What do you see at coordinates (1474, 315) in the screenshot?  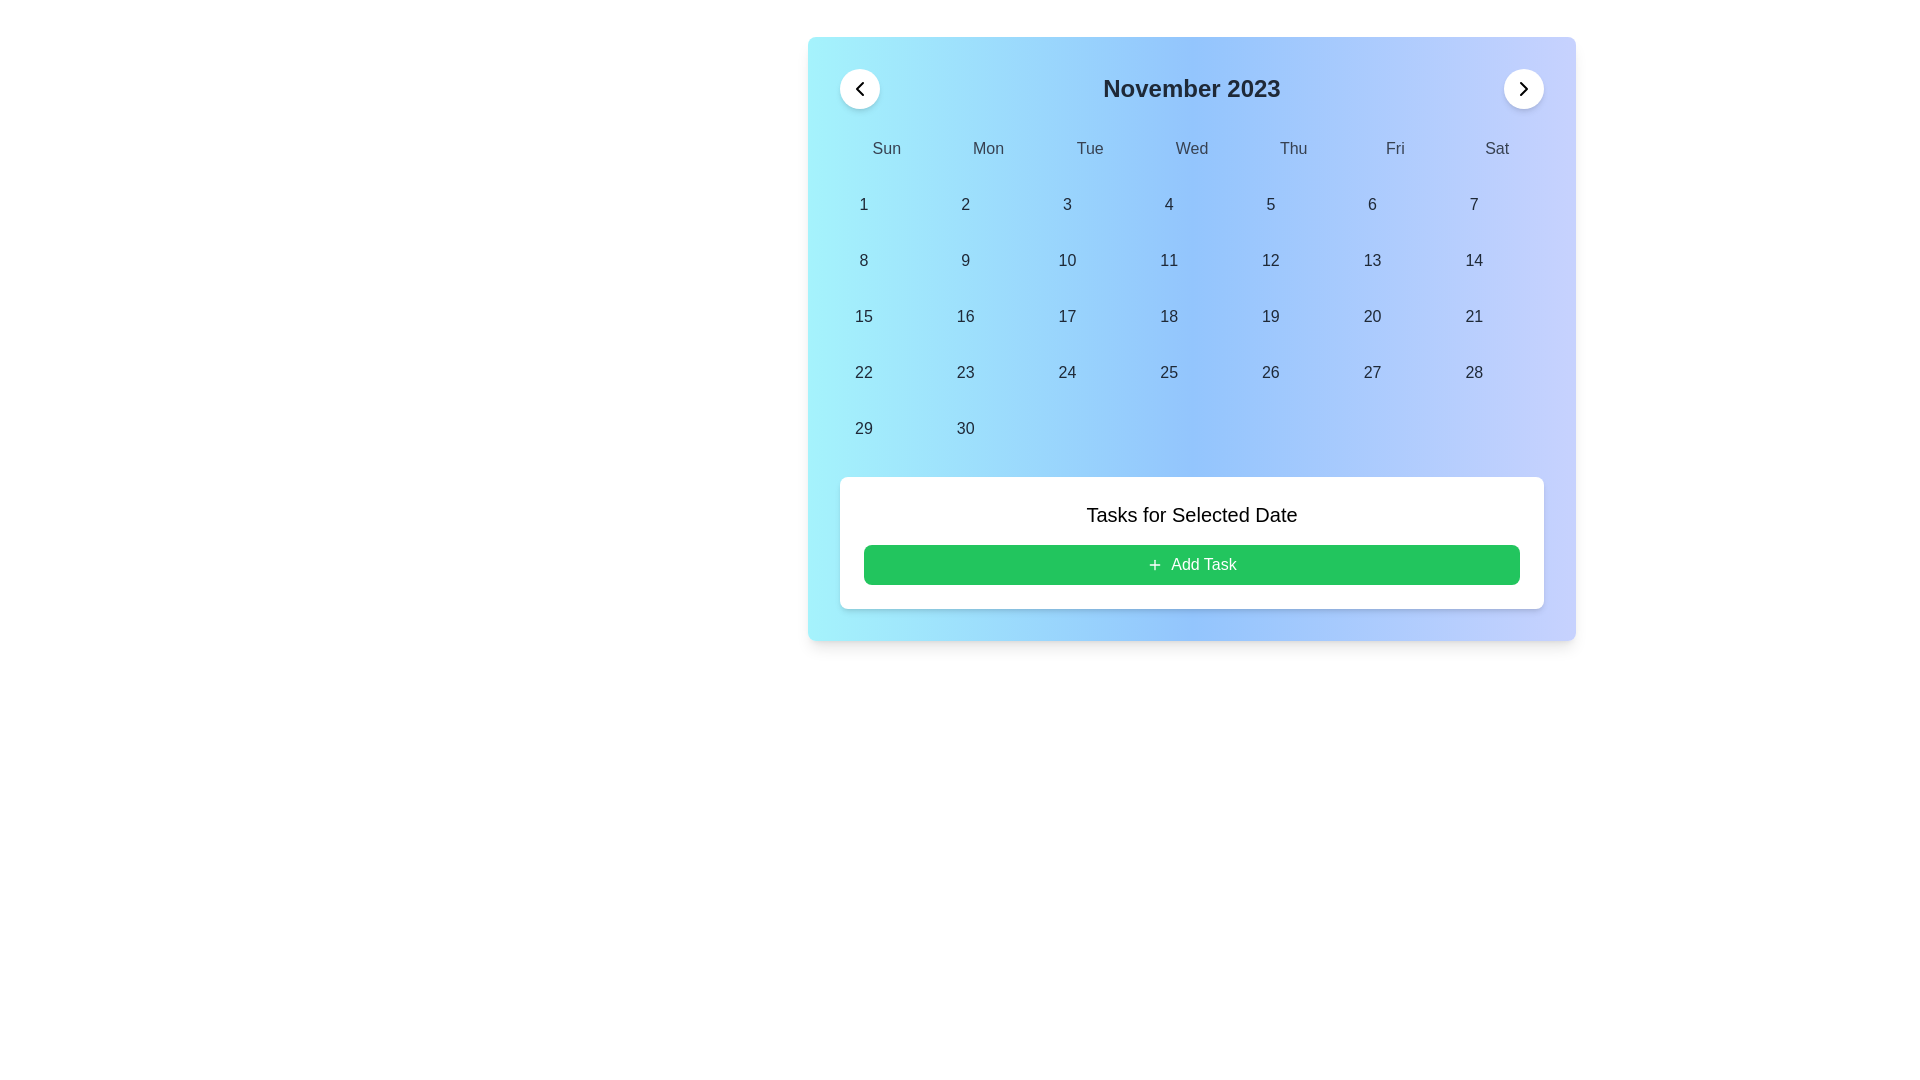 I see `the button labeled '21' in the calendar view` at bounding box center [1474, 315].